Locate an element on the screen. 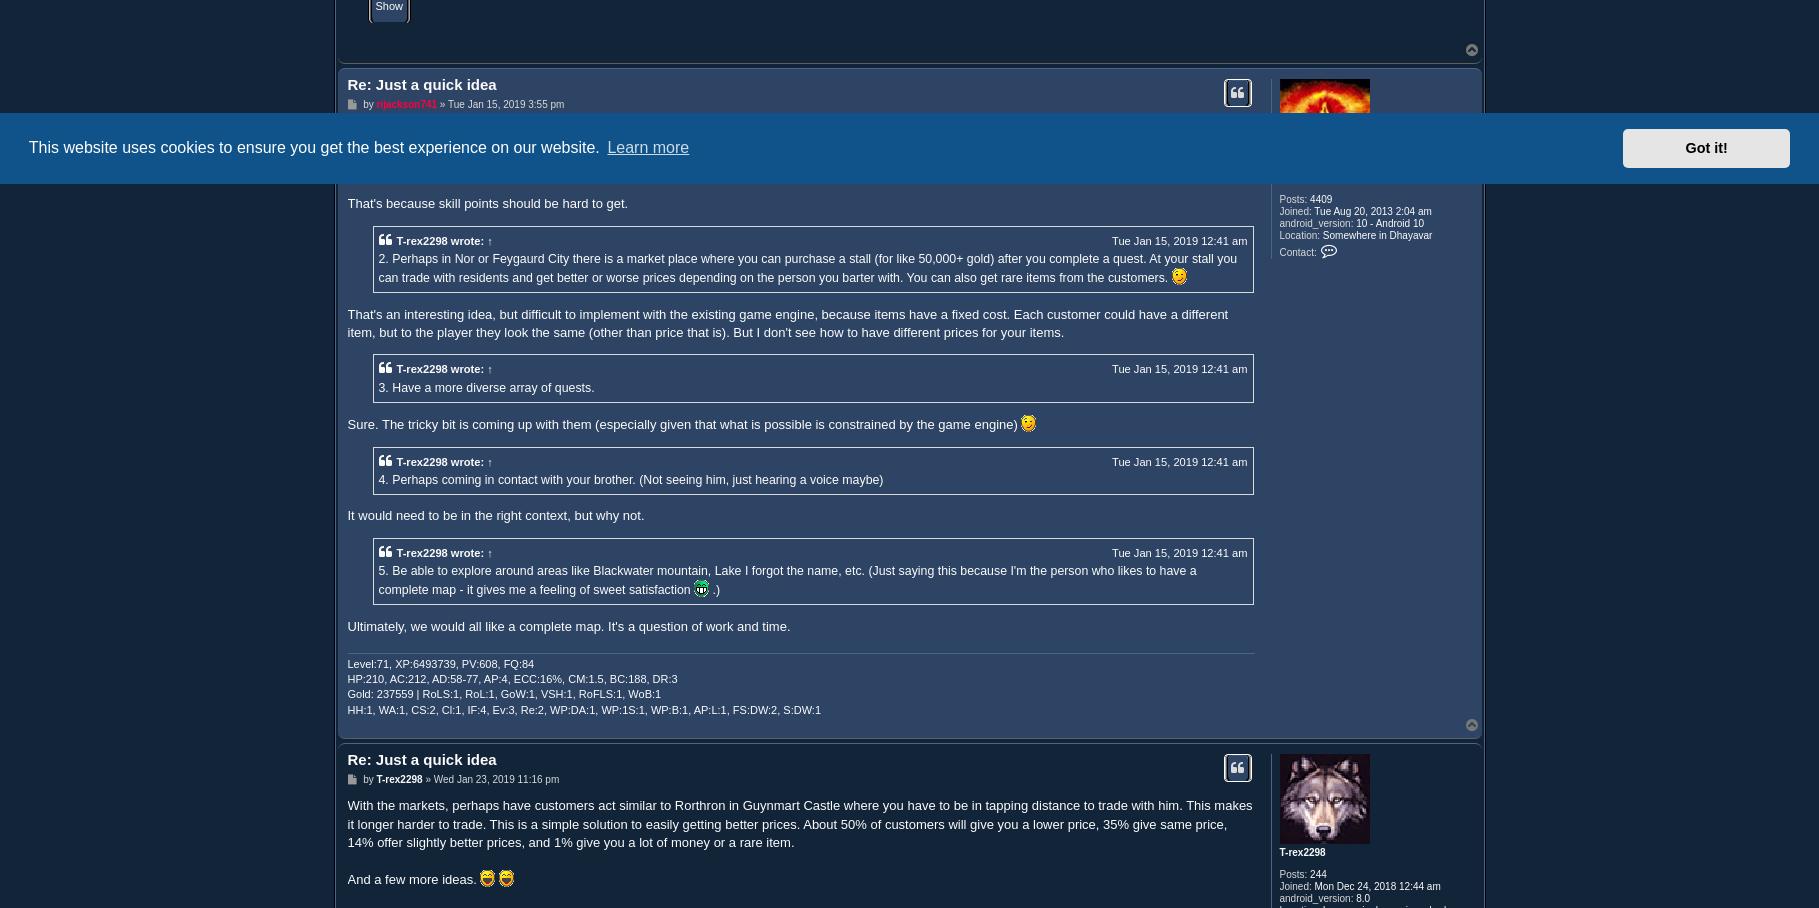  '4. Perhaps coming in contact with your brother. (Not seeing him, just hearing a voice maybe)' is located at coordinates (630, 477).